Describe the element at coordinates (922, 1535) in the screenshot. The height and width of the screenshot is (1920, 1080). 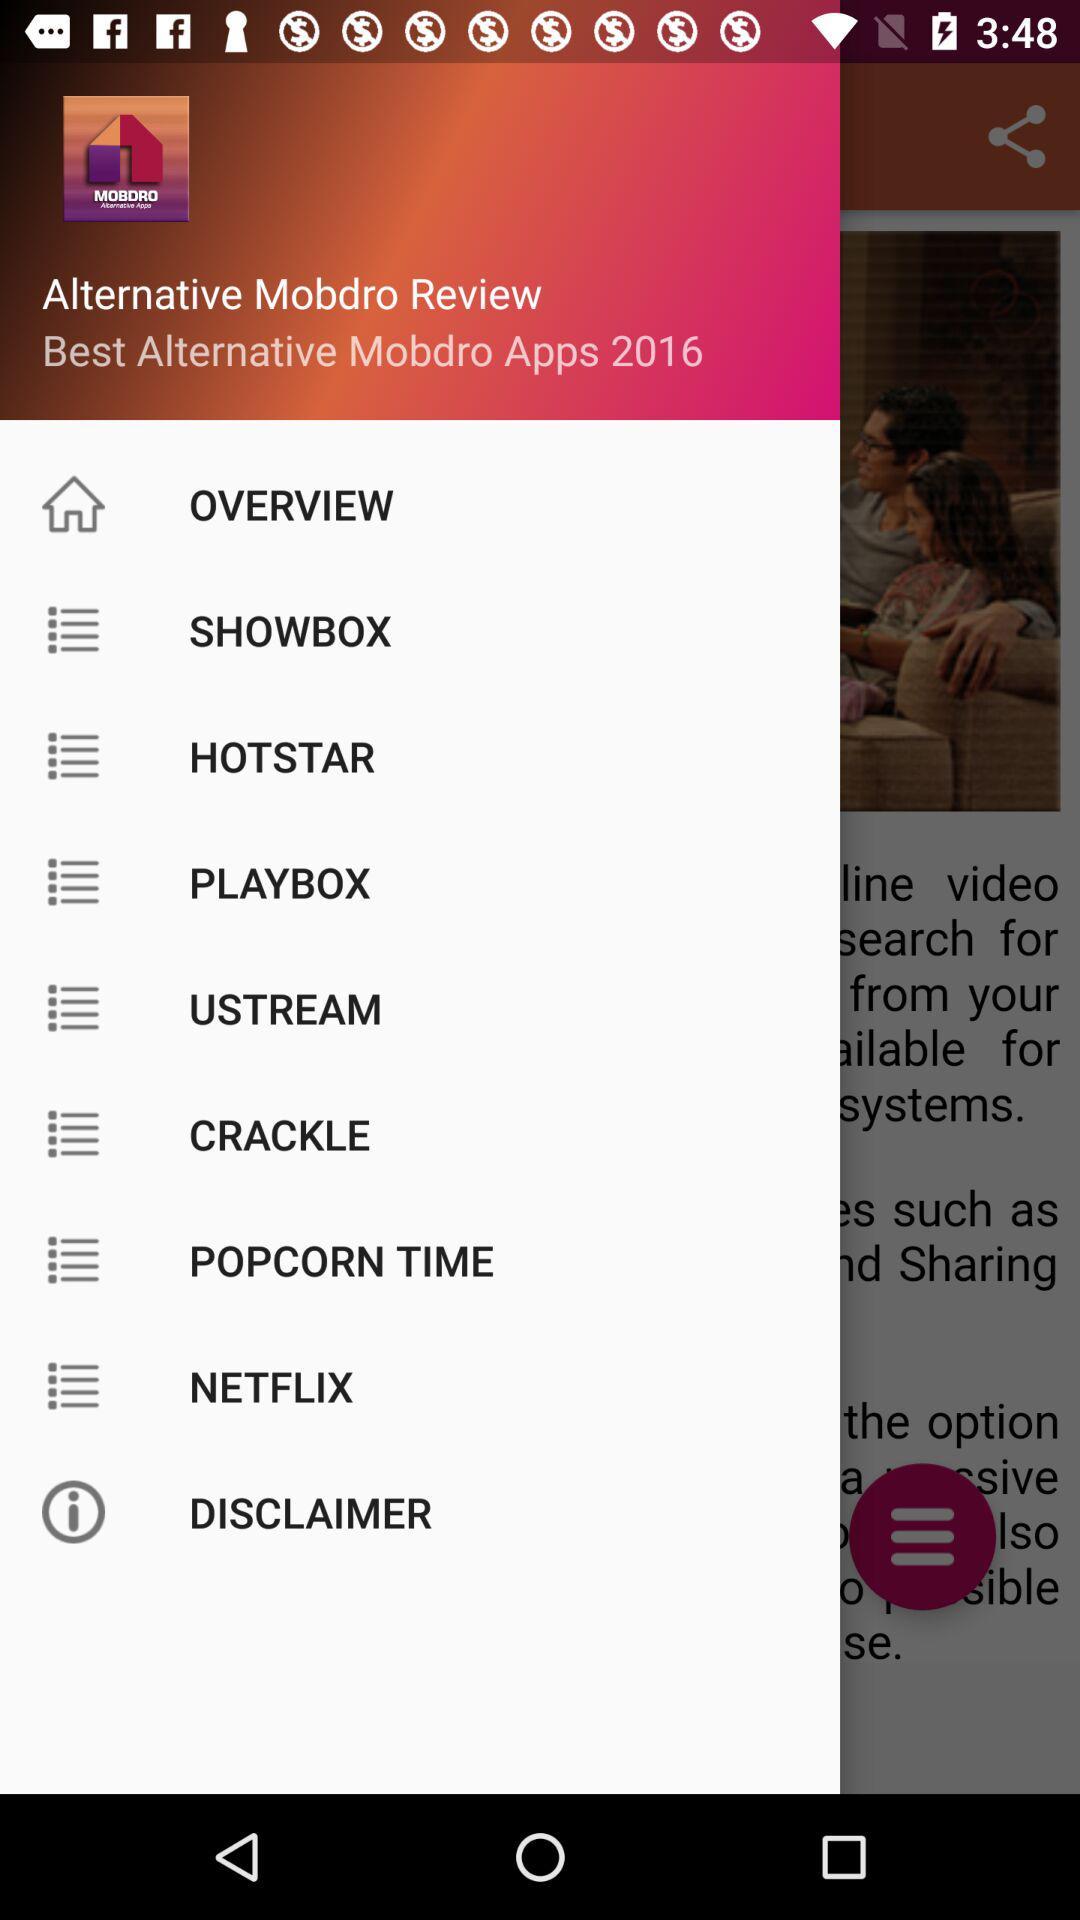
I see `the menu icon` at that location.